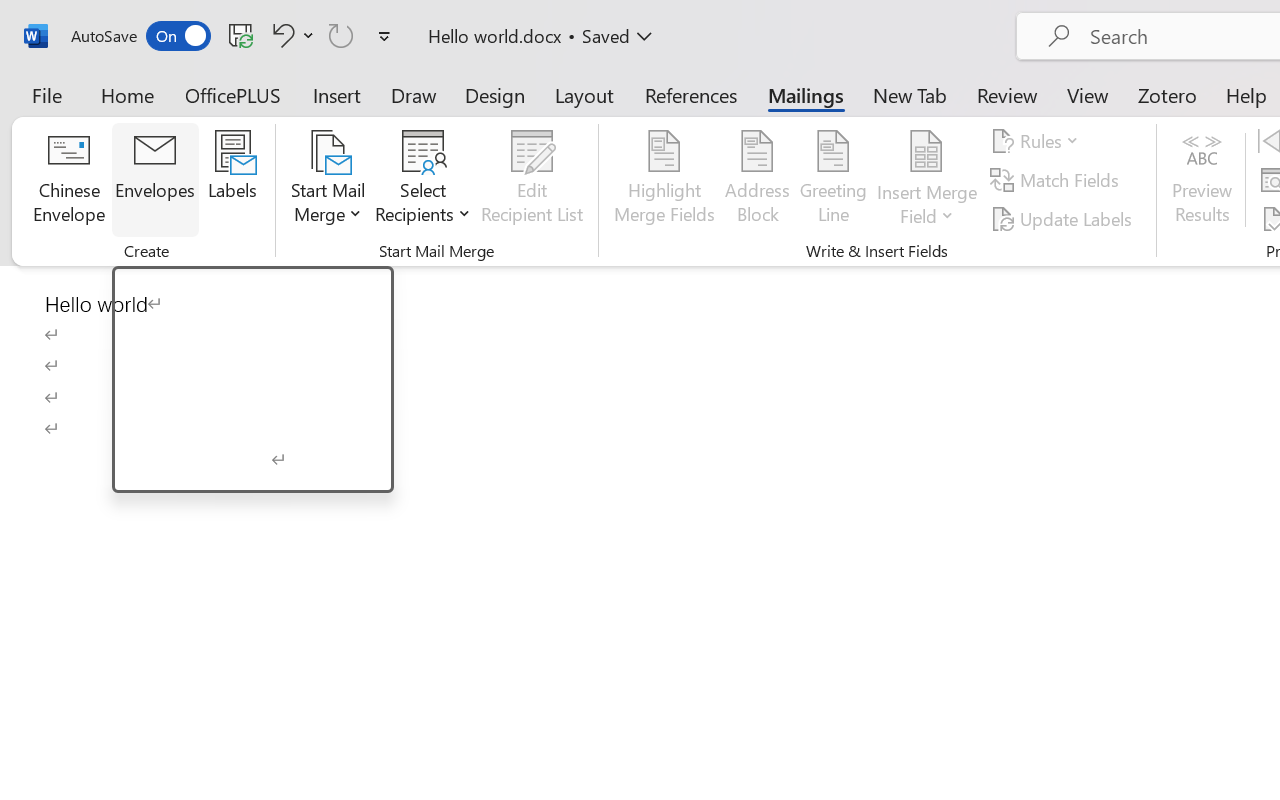 Image resolution: width=1280 pixels, height=800 pixels. Describe the element at coordinates (279, 34) in the screenshot. I see `'Undo Click and Type Formatting'` at that location.